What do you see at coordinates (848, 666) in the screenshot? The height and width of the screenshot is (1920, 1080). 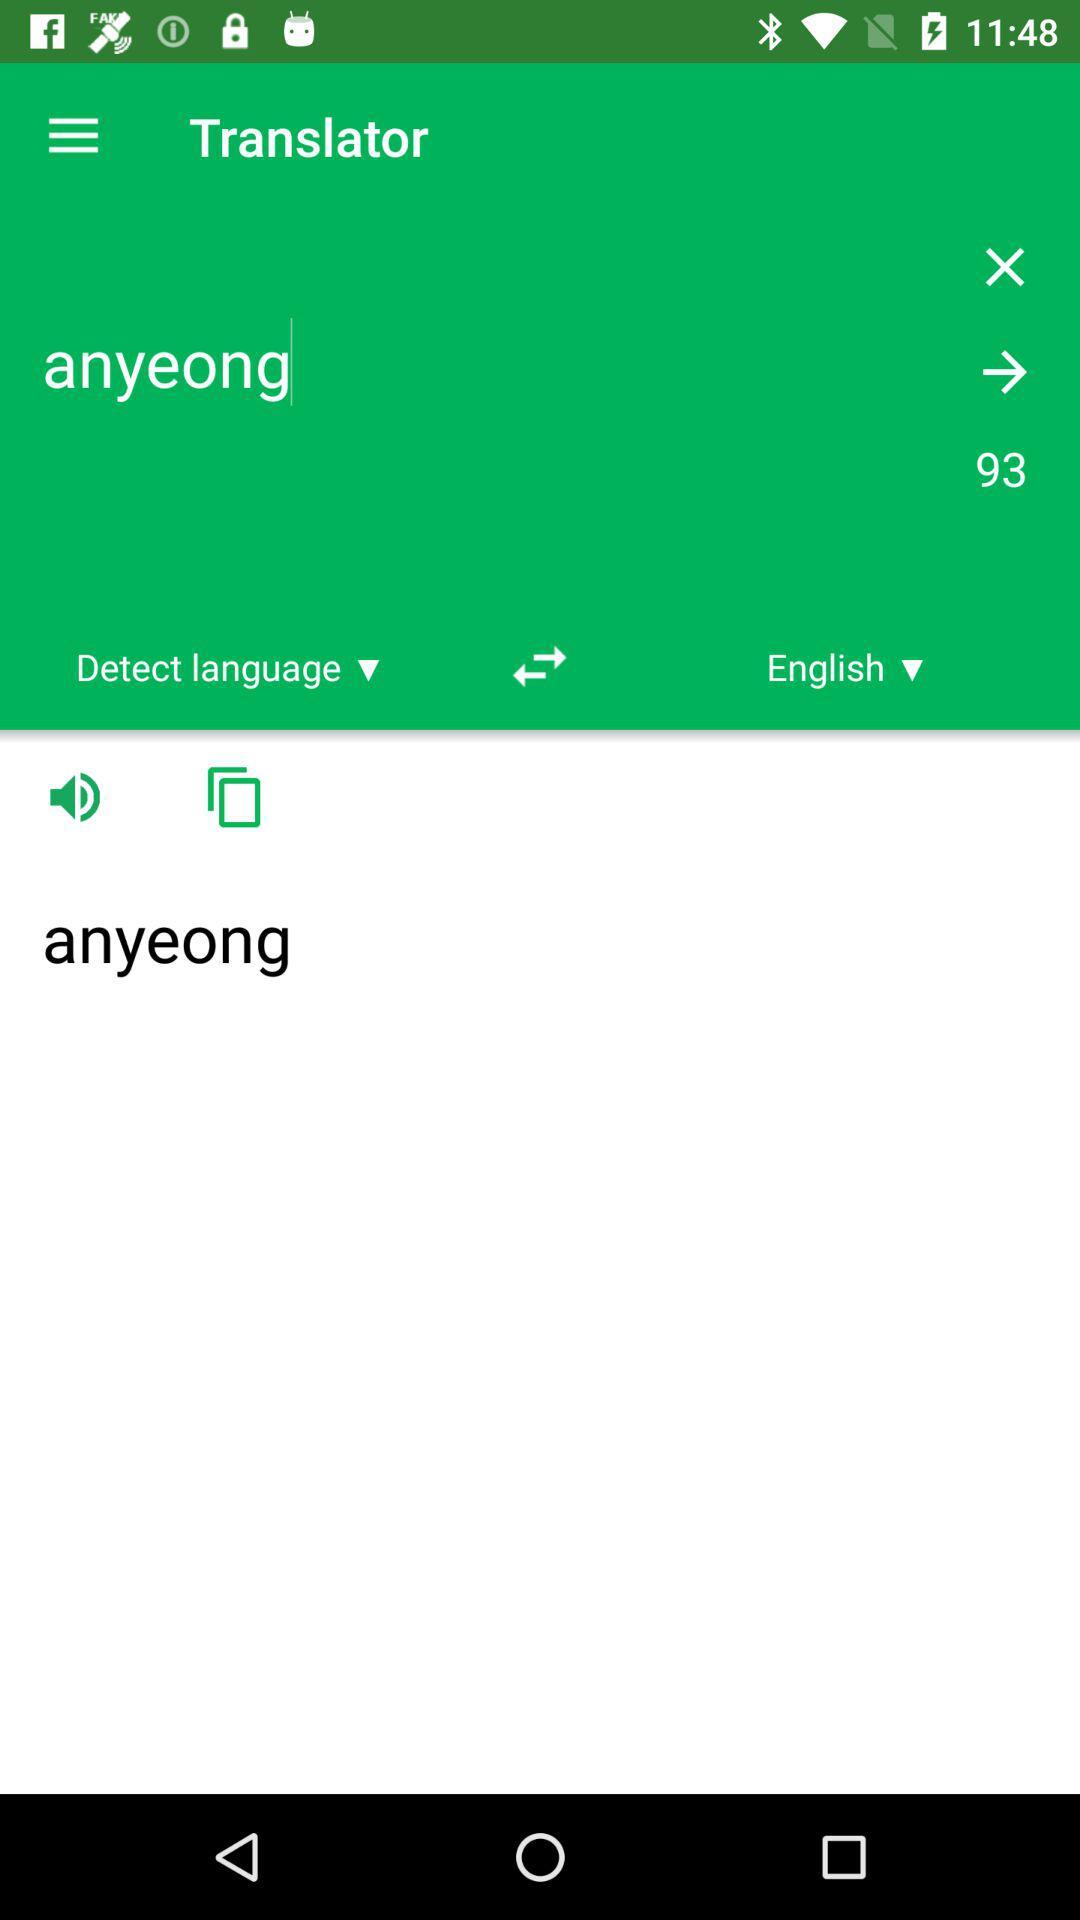 I see `the item on the right` at bounding box center [848, 666].